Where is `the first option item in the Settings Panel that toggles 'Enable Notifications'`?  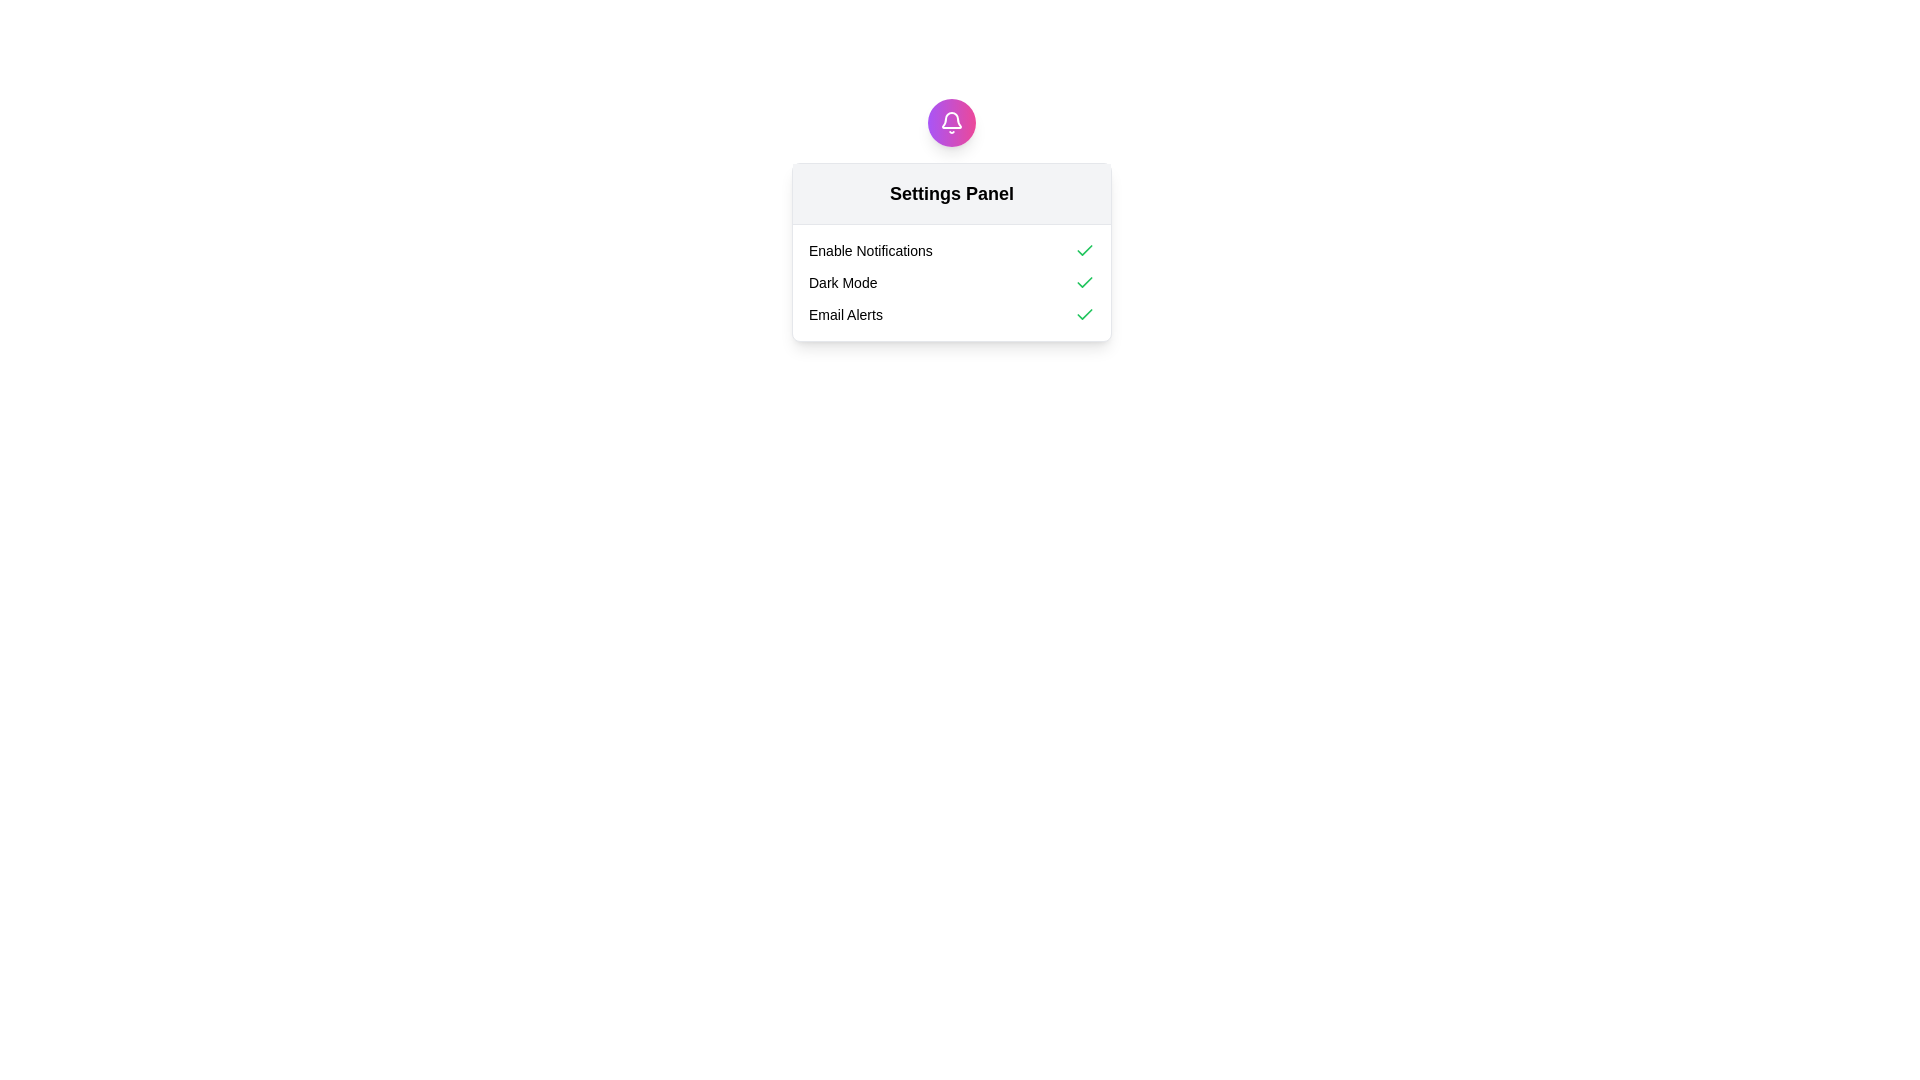
the first option item in the Settings Panel that toggles 'Enable Notifications' is located at coordinates (950, 249).